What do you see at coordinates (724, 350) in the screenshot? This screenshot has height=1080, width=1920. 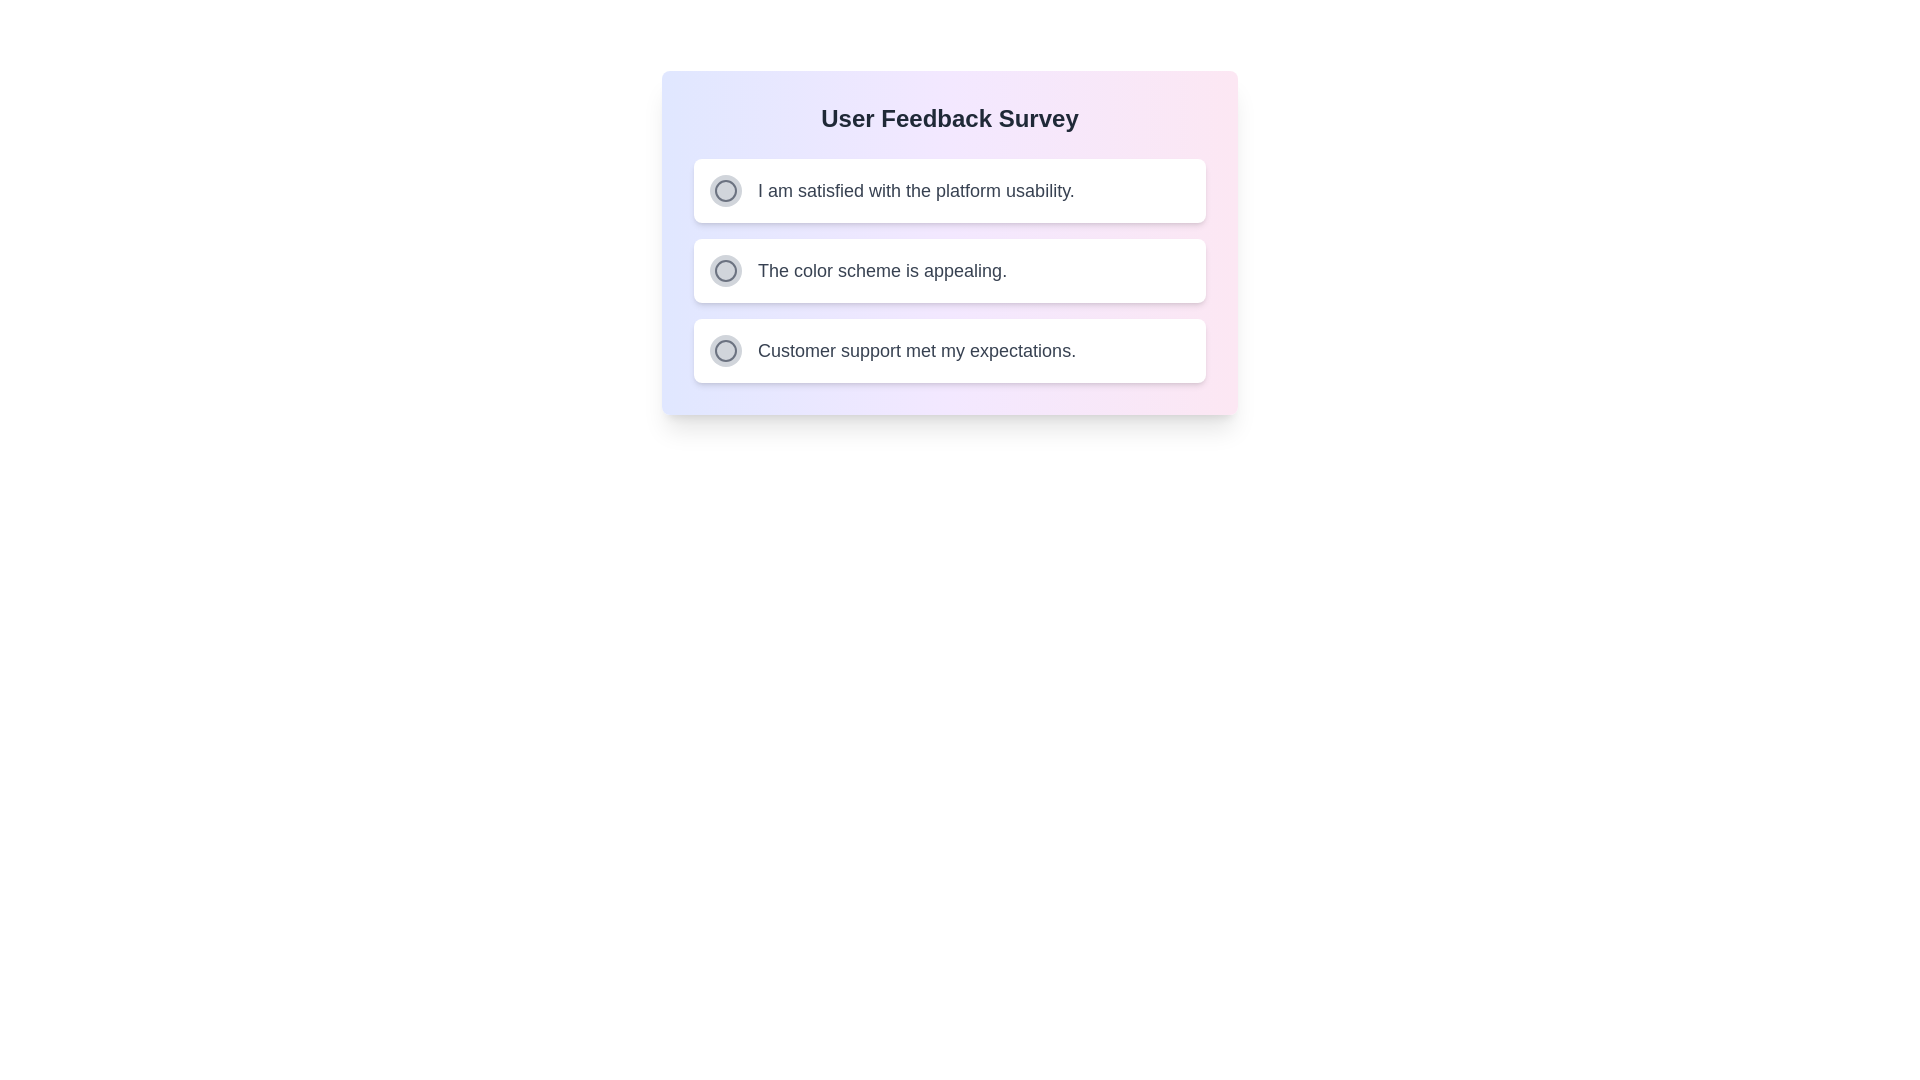 I see `the survey option 3` at bounding box center [724, 350].